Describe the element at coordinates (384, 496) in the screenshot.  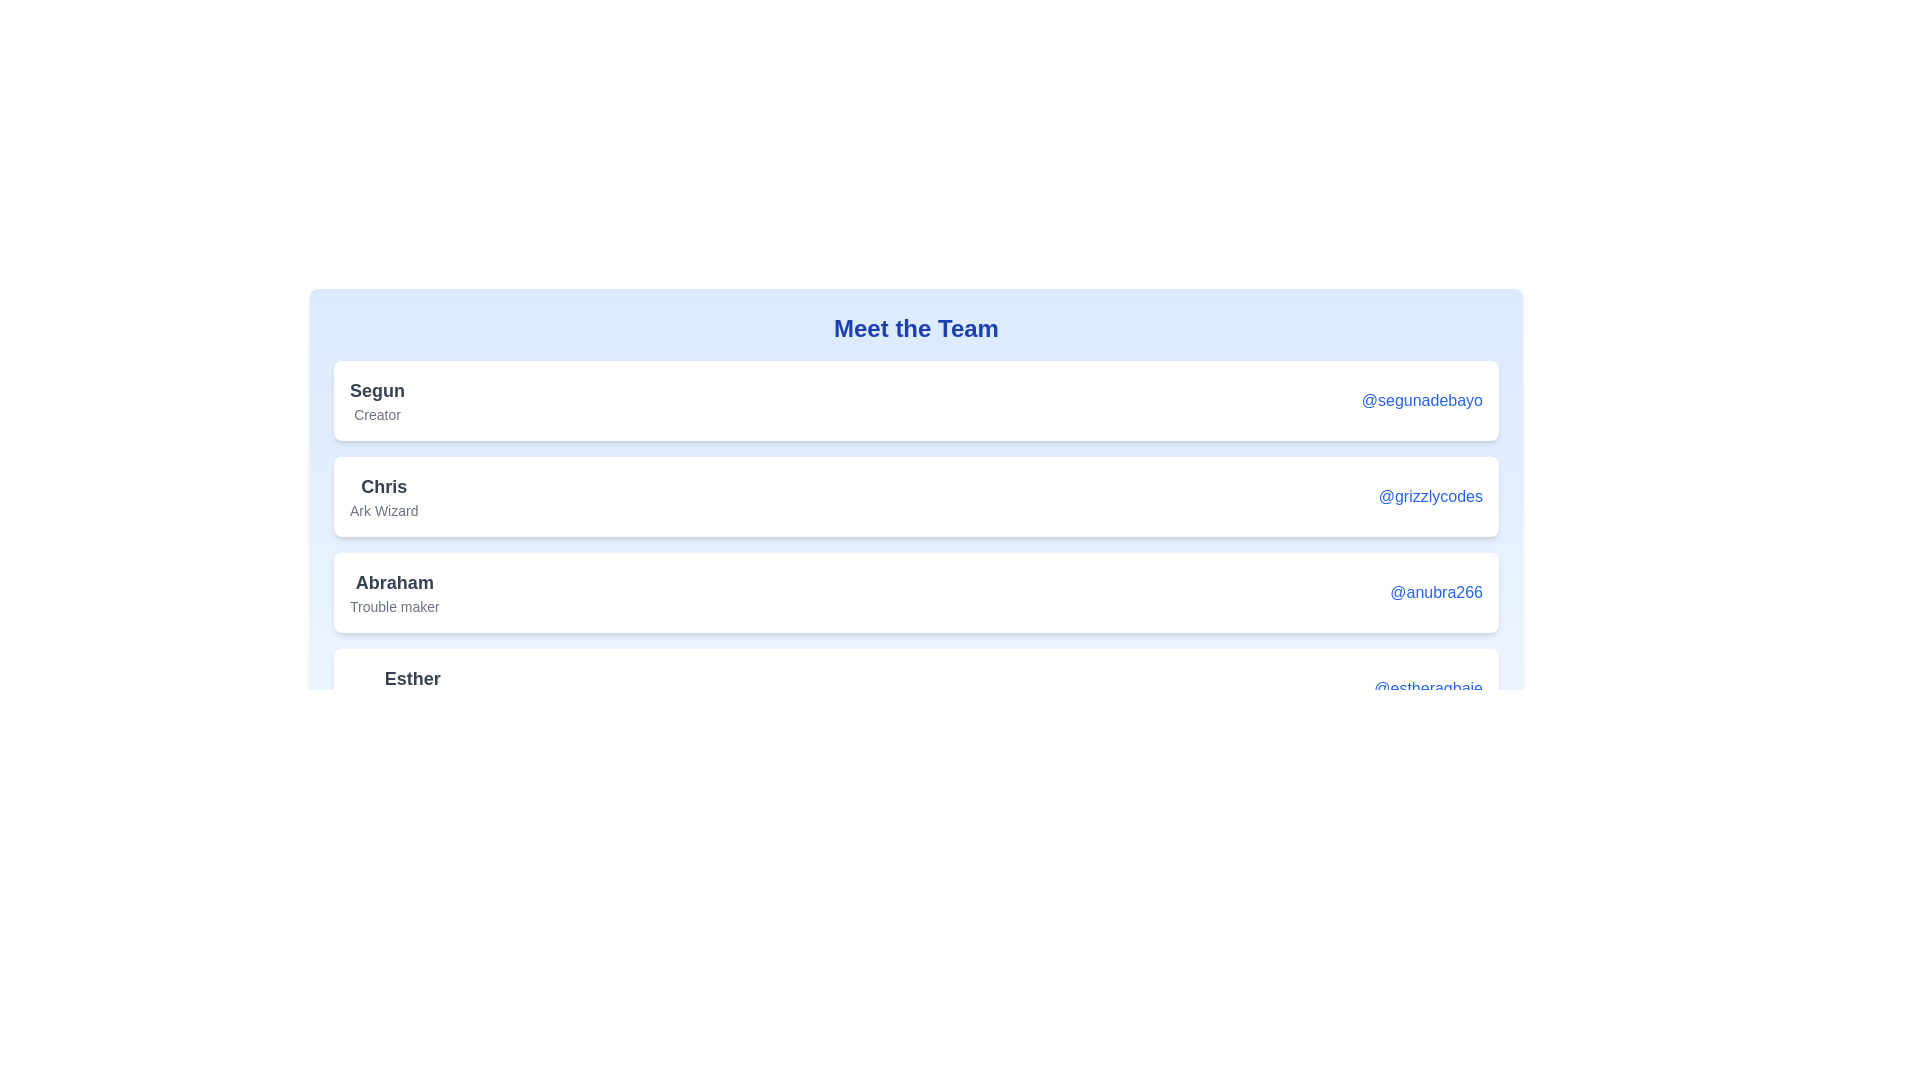
I see `displayed text of the text label showing the username '@grizzlycodes' in the second card of the user information list` at that location.